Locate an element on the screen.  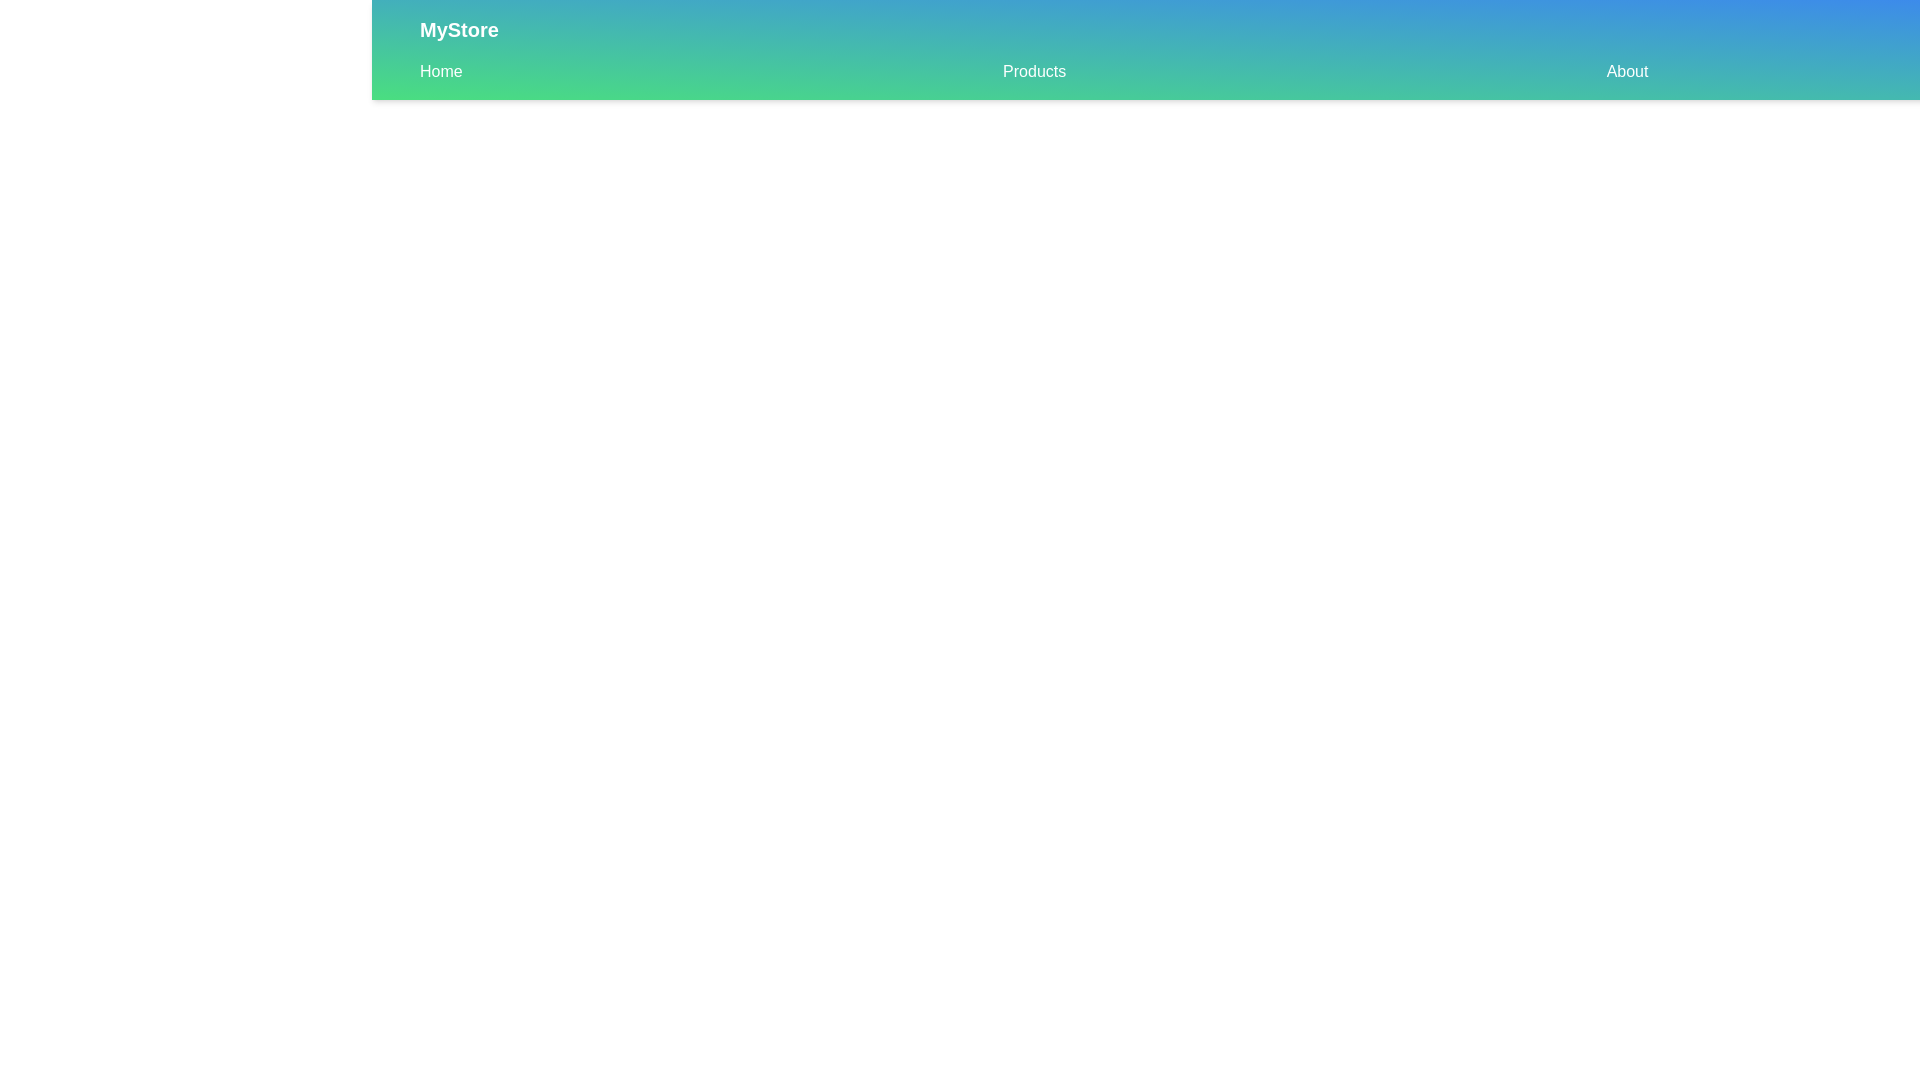
the 'MyStore' logo text in the CustomAppBar is located at coordinates (458, 30).